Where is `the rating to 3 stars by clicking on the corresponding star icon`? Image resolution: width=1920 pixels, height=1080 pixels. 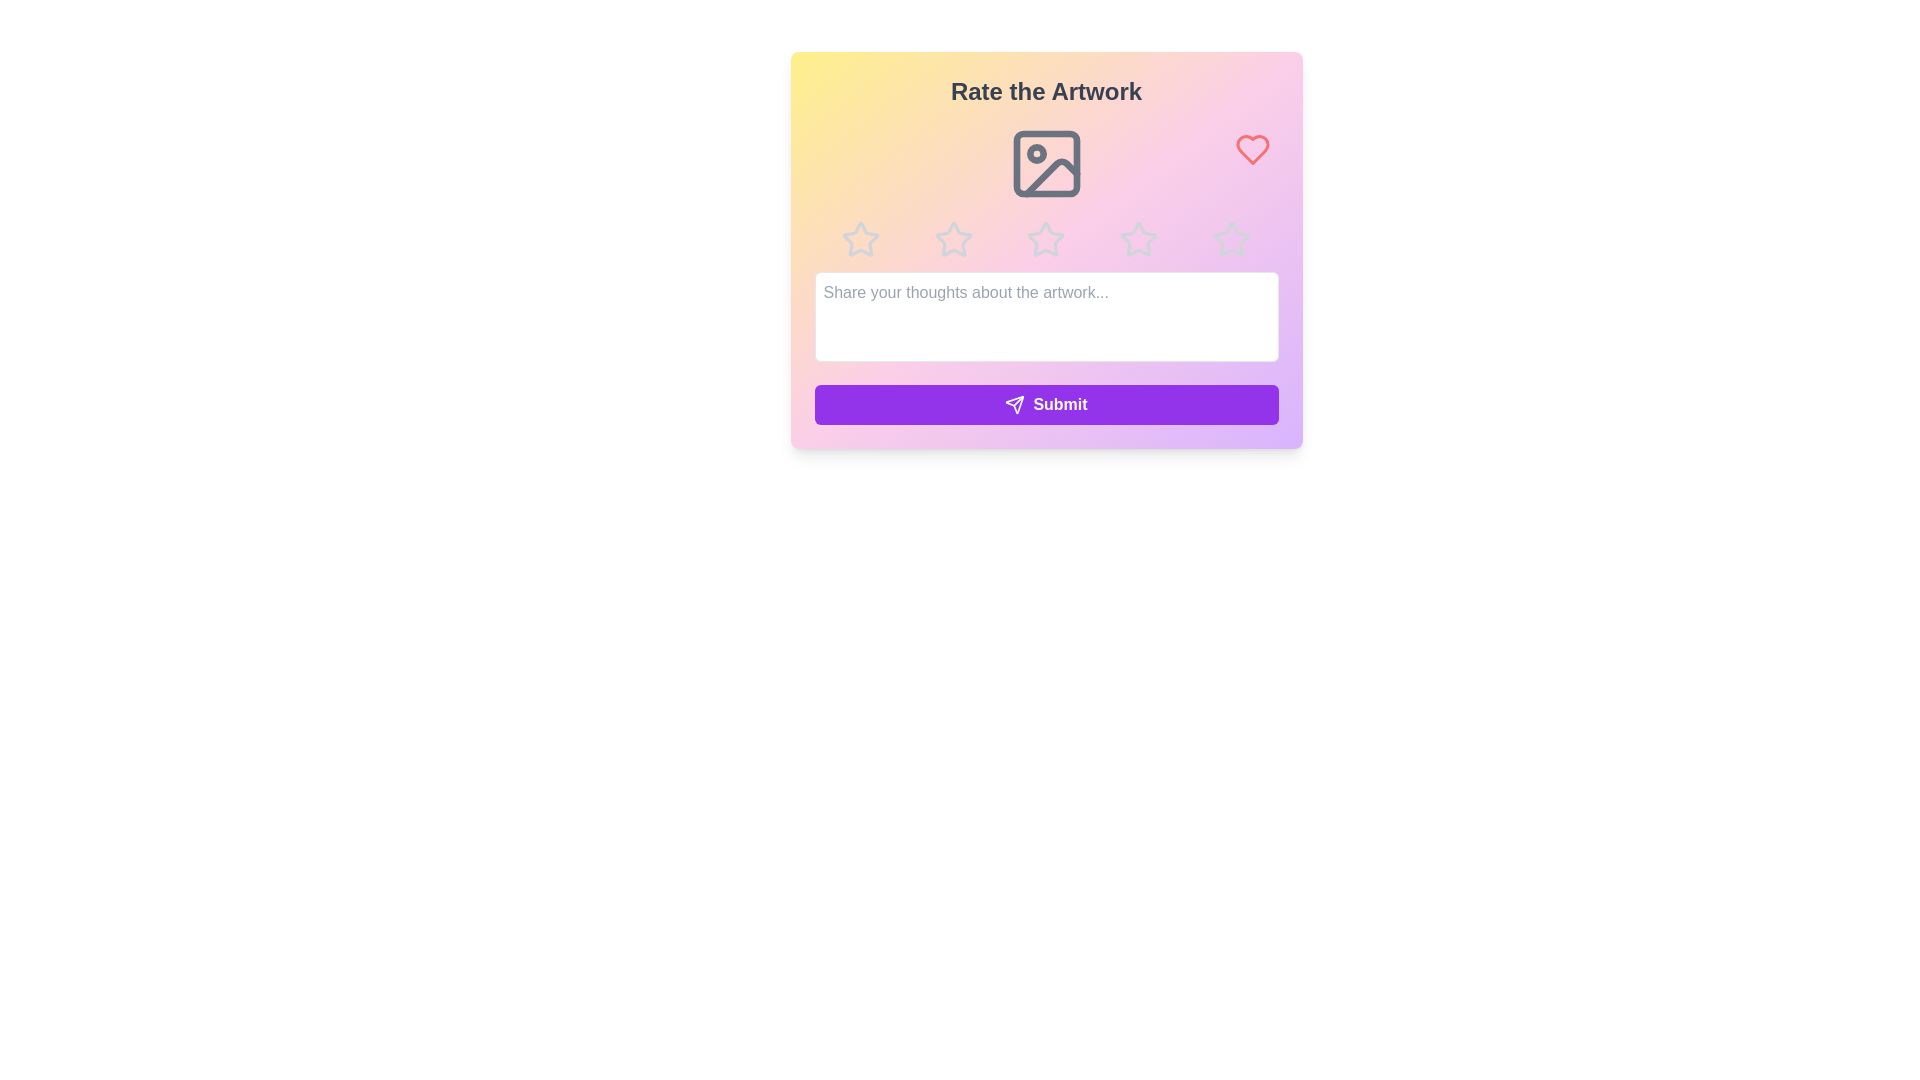
the rating to 3 stars by clicking on the corresponding star icon is located at coordinates (1045, 238).